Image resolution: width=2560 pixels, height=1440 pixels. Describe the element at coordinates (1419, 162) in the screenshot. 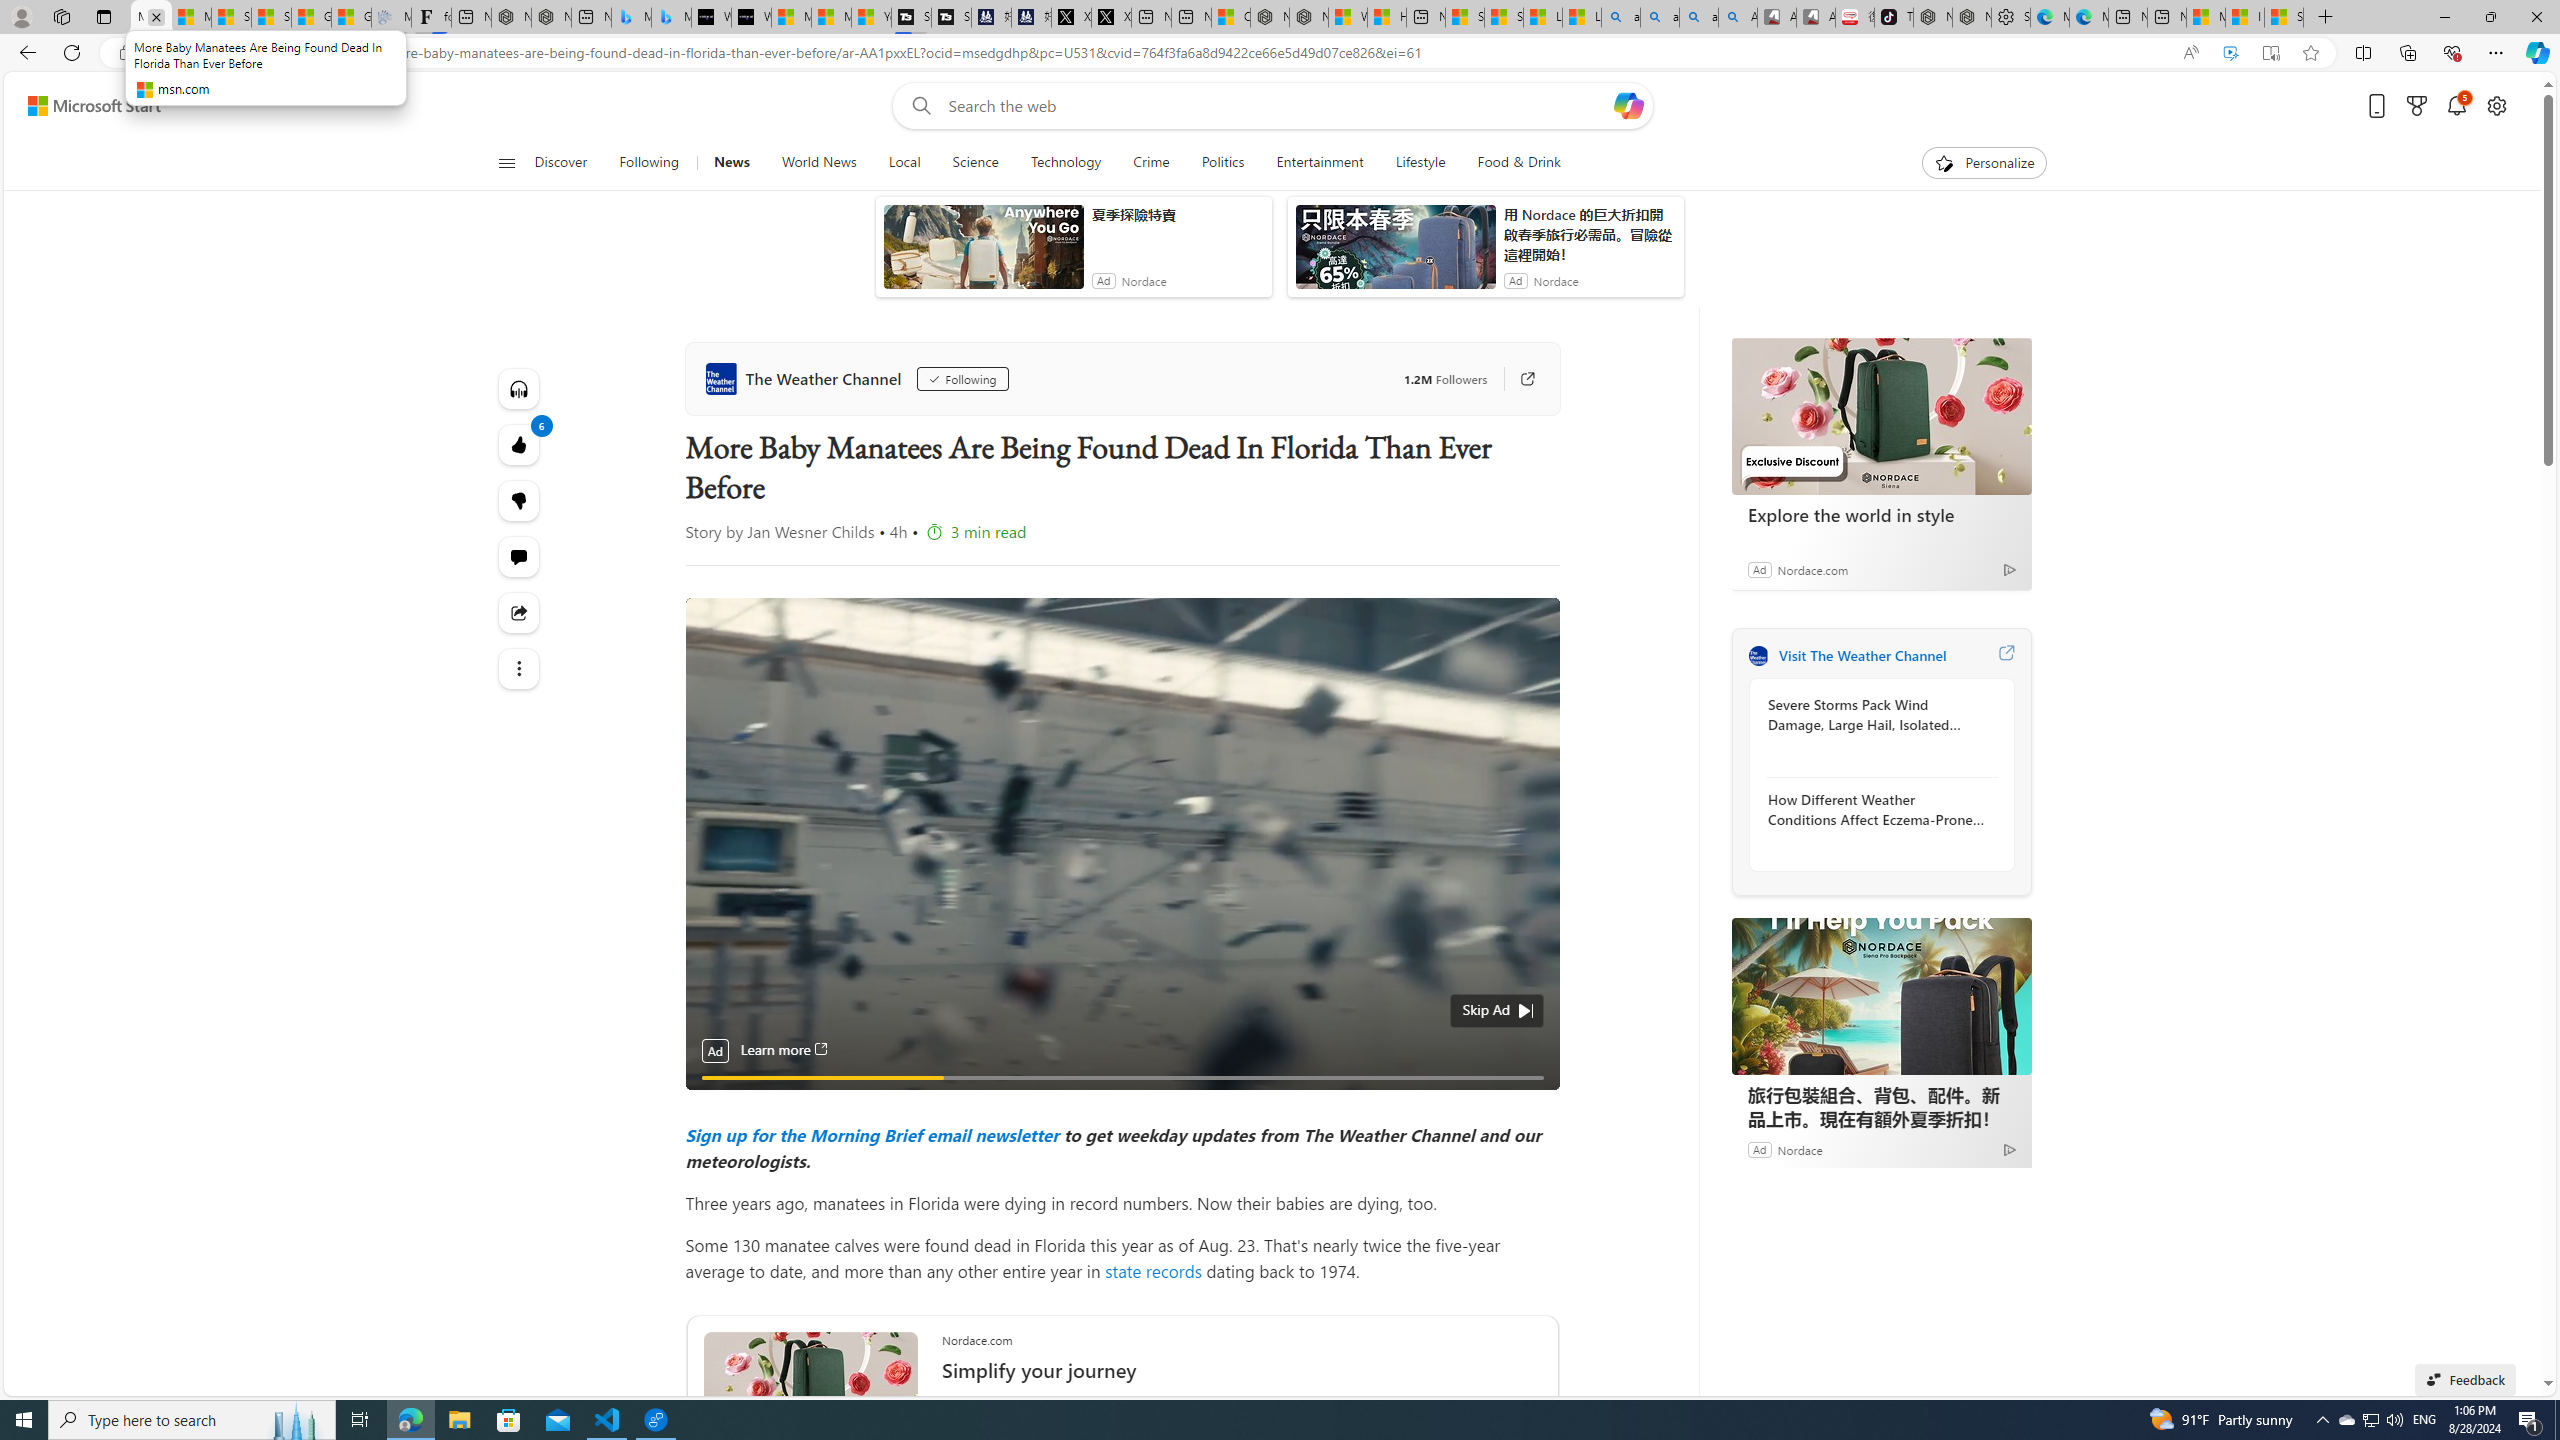

I see `'Lifestyle'` at that location.